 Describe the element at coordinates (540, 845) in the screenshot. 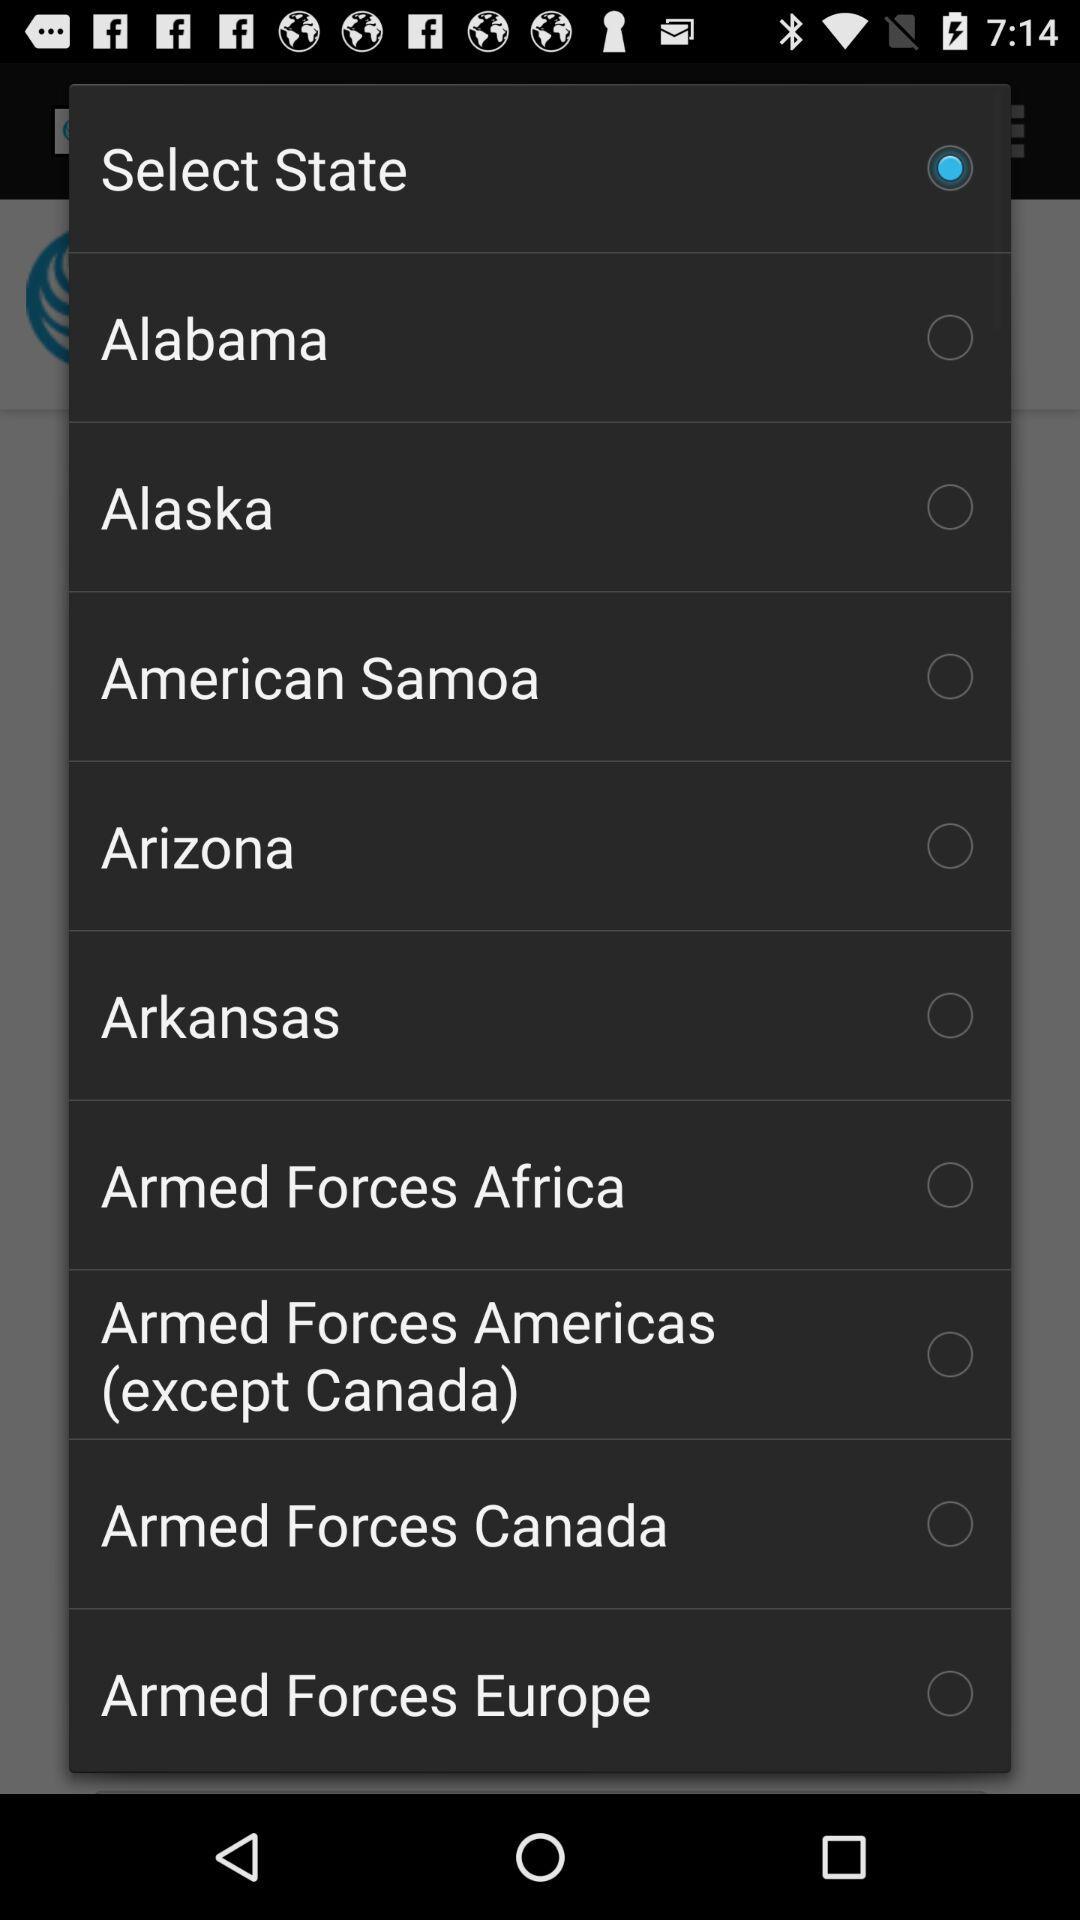

I see `the item below the american samoa icon` at that location.